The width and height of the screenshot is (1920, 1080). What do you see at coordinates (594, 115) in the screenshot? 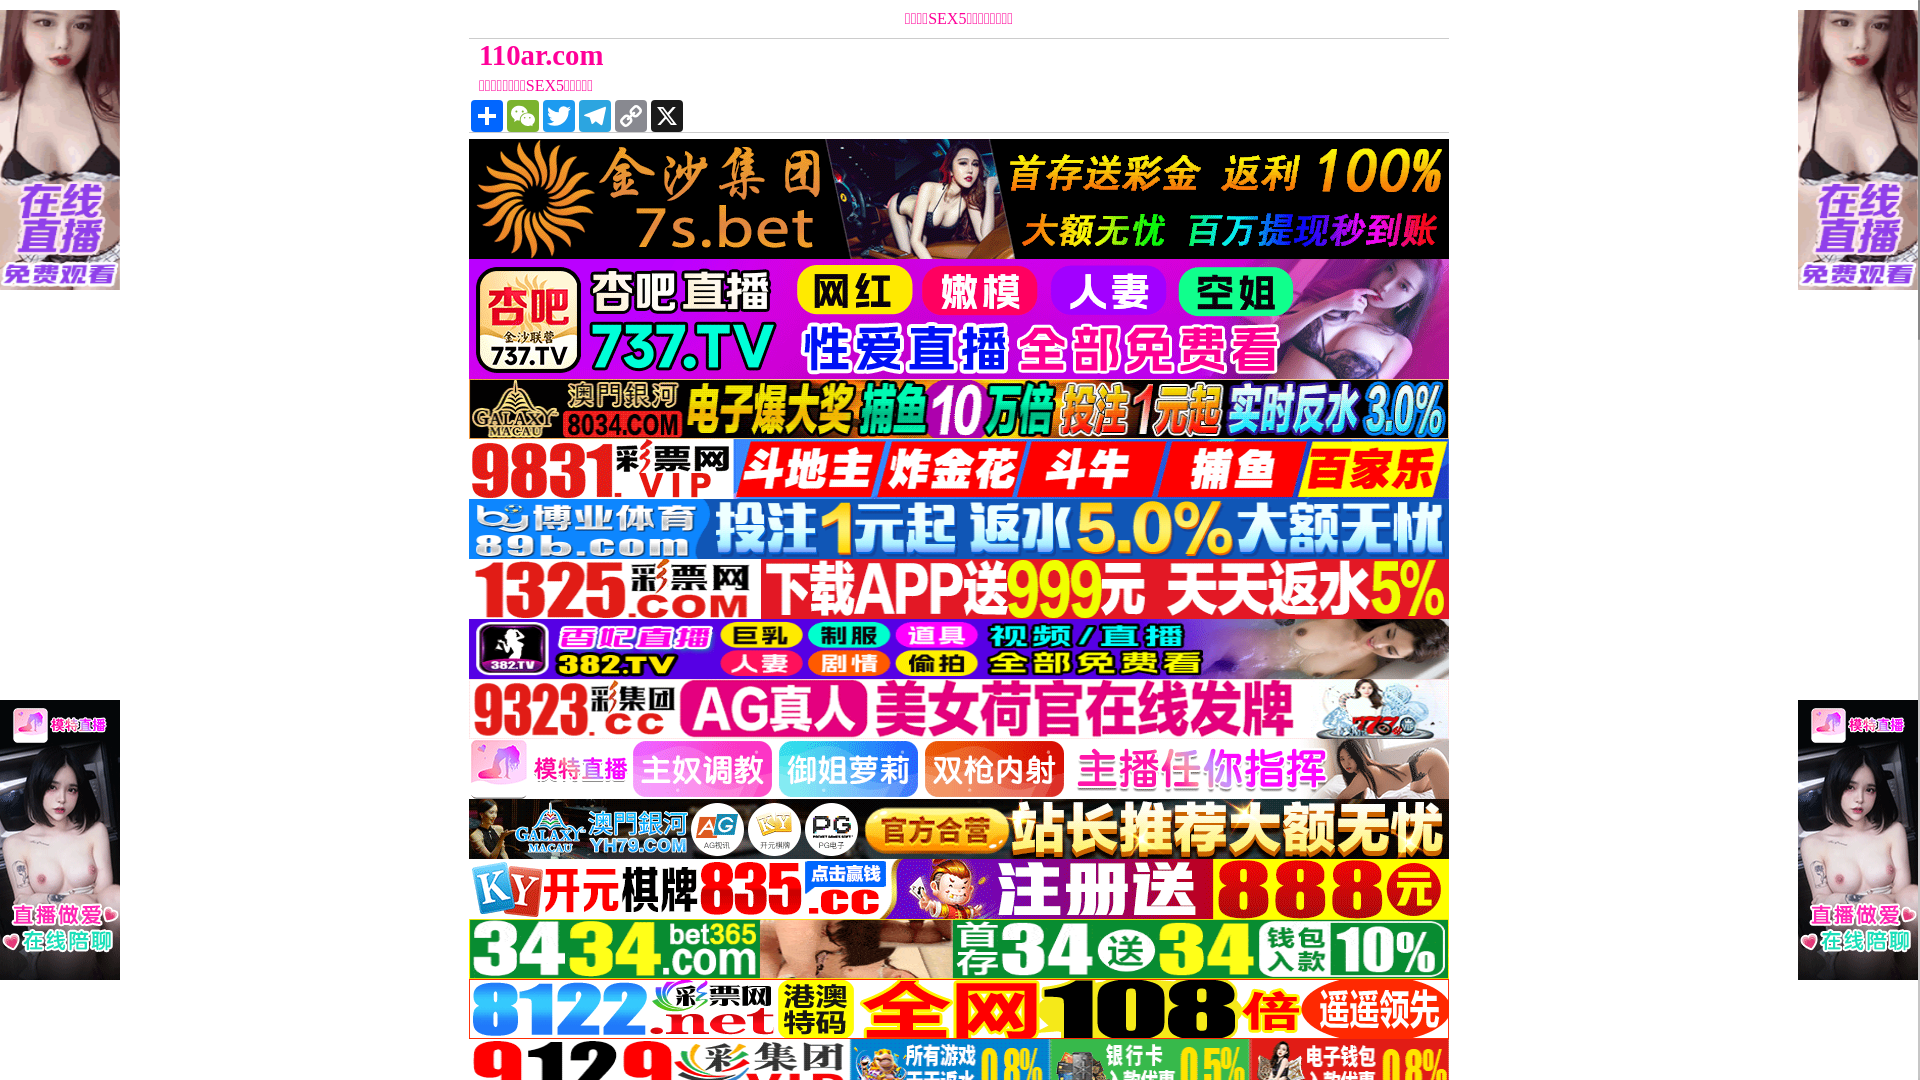
I see `'Telegram'` at bounding box center [594, 115].